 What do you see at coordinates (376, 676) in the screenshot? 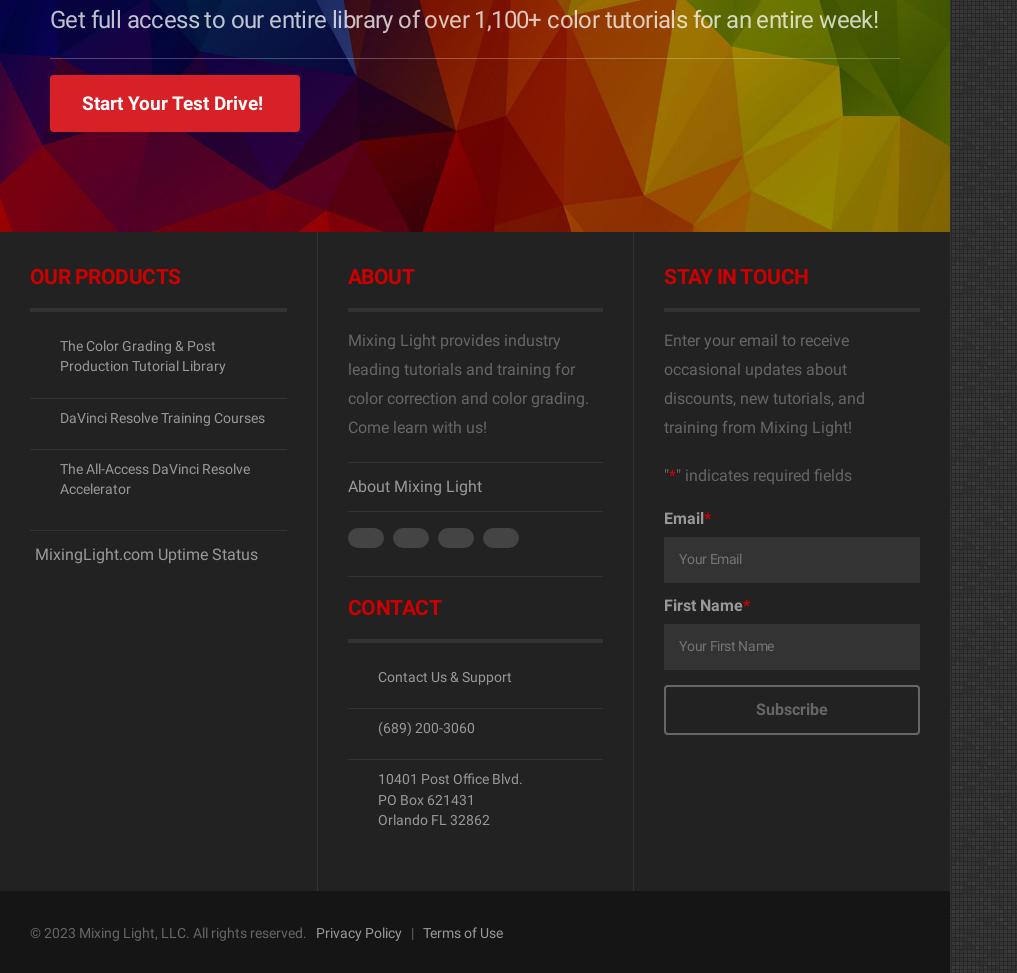
I see `'Contact Us & Support'` at bounding box center [376, 676].